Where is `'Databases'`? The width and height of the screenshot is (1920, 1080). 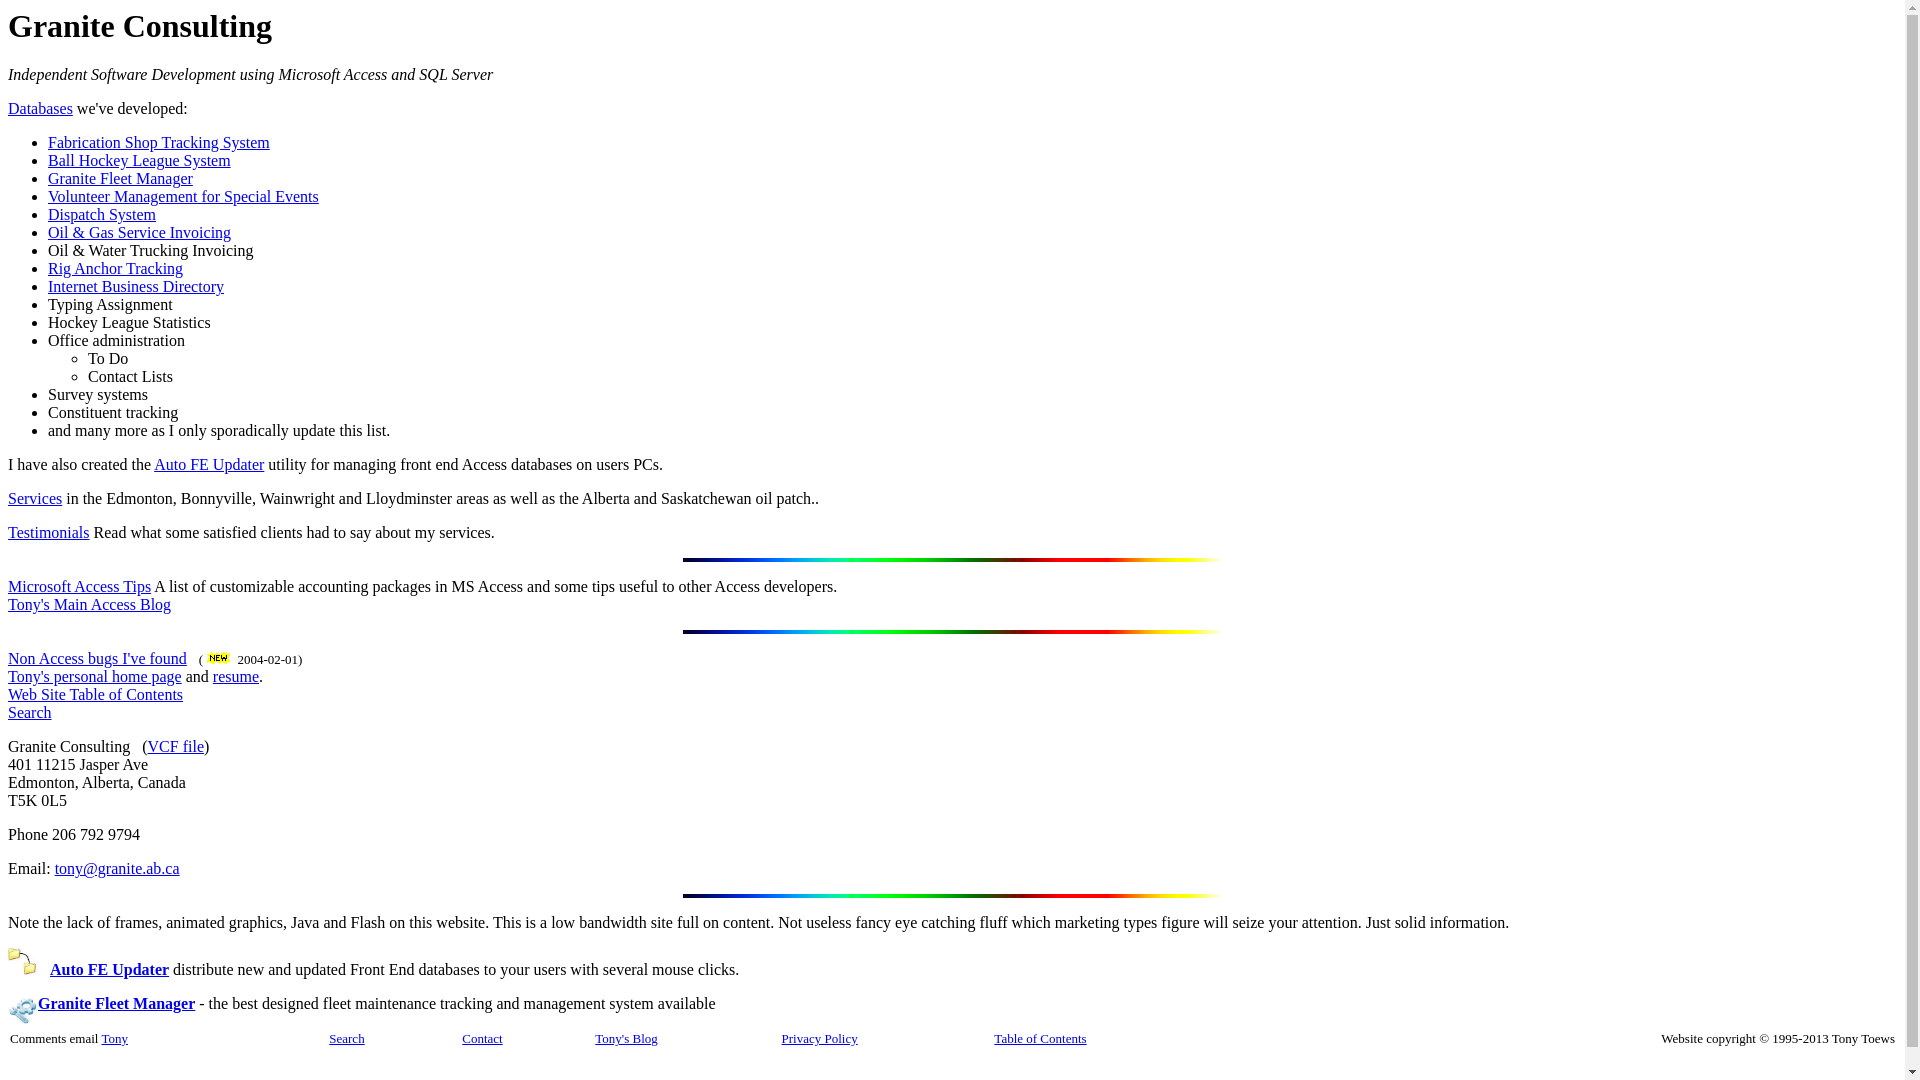 'Databases' is located at coordinates (40, 108).